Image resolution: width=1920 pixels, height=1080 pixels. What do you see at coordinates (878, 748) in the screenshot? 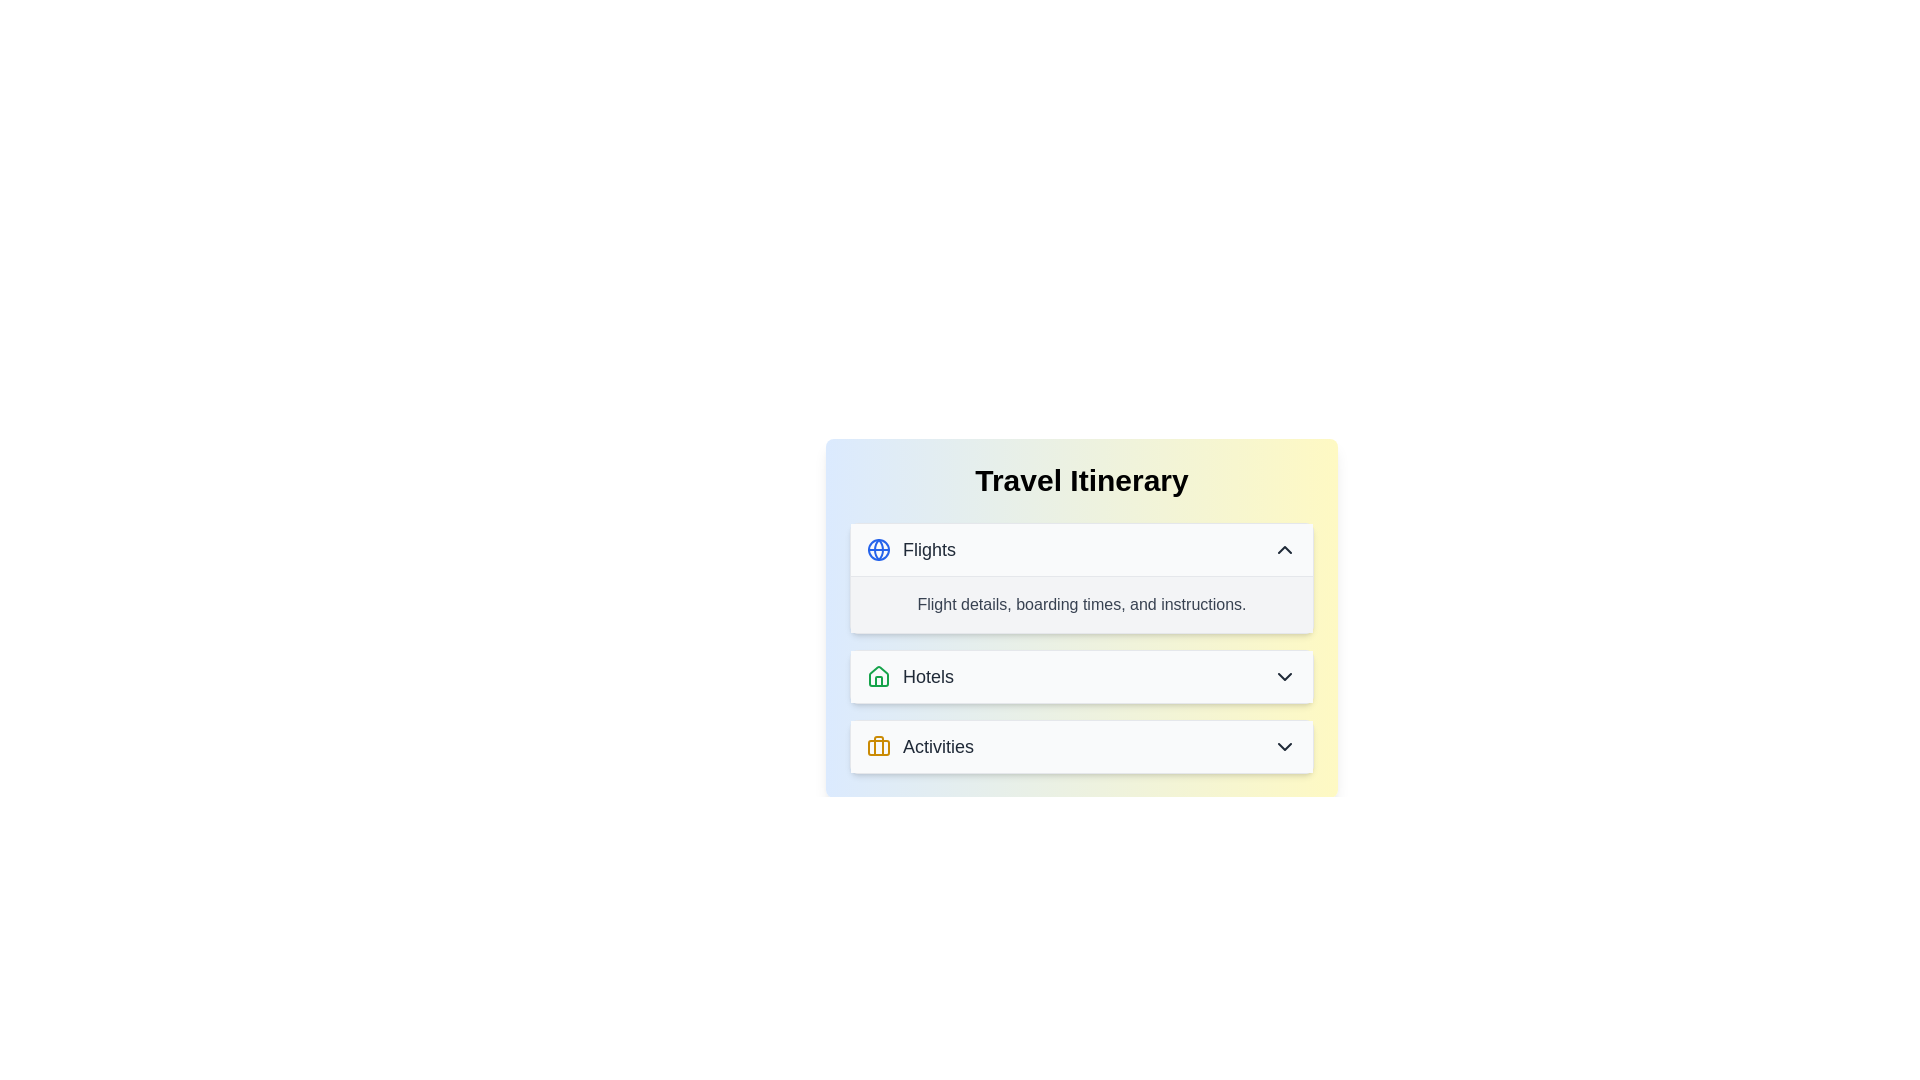
I see `the yellow rectangle decorative shape within the 'briefcase' icon in the 'Activities' list of the 'Travel Itinerary' interface` at bounding box center [878, 748].